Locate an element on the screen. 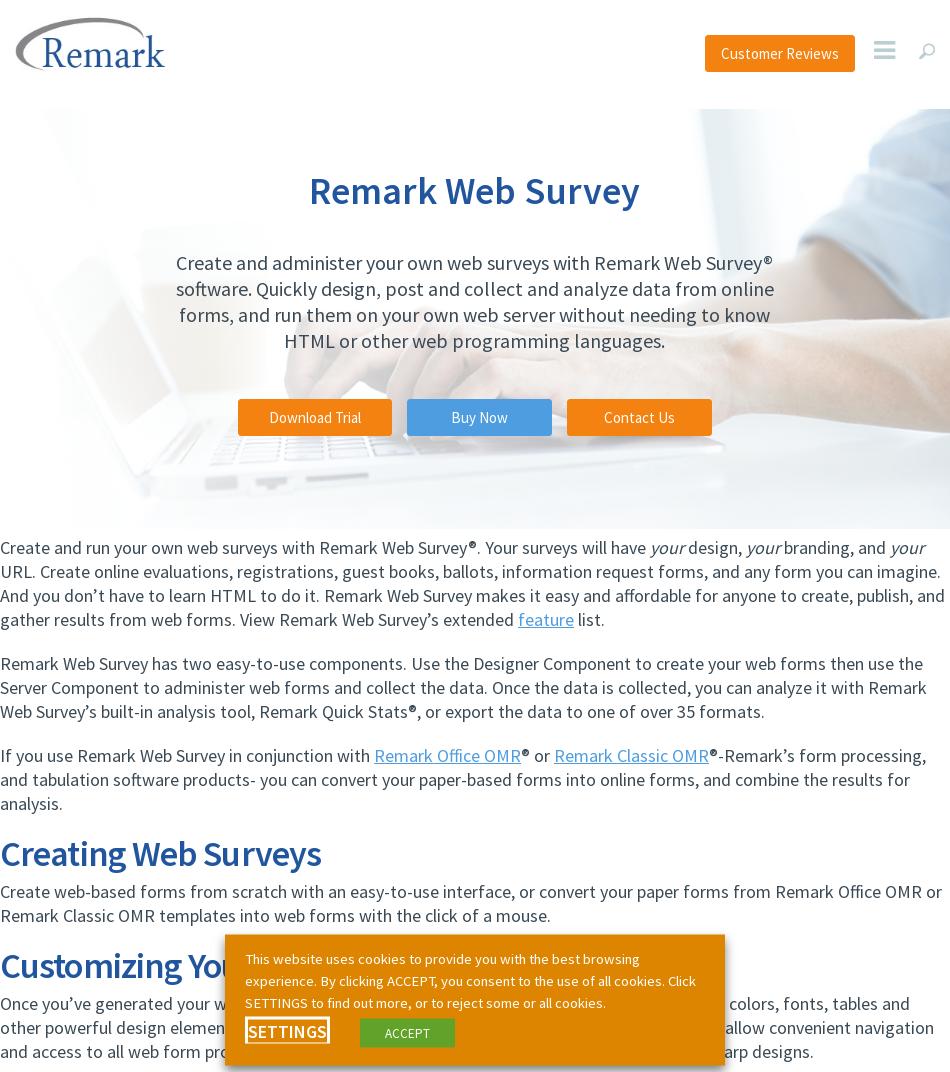  'Create and run your own web surveys with Remark Web Survey®. Your surveys will have' is located at coordinates (323, 546).